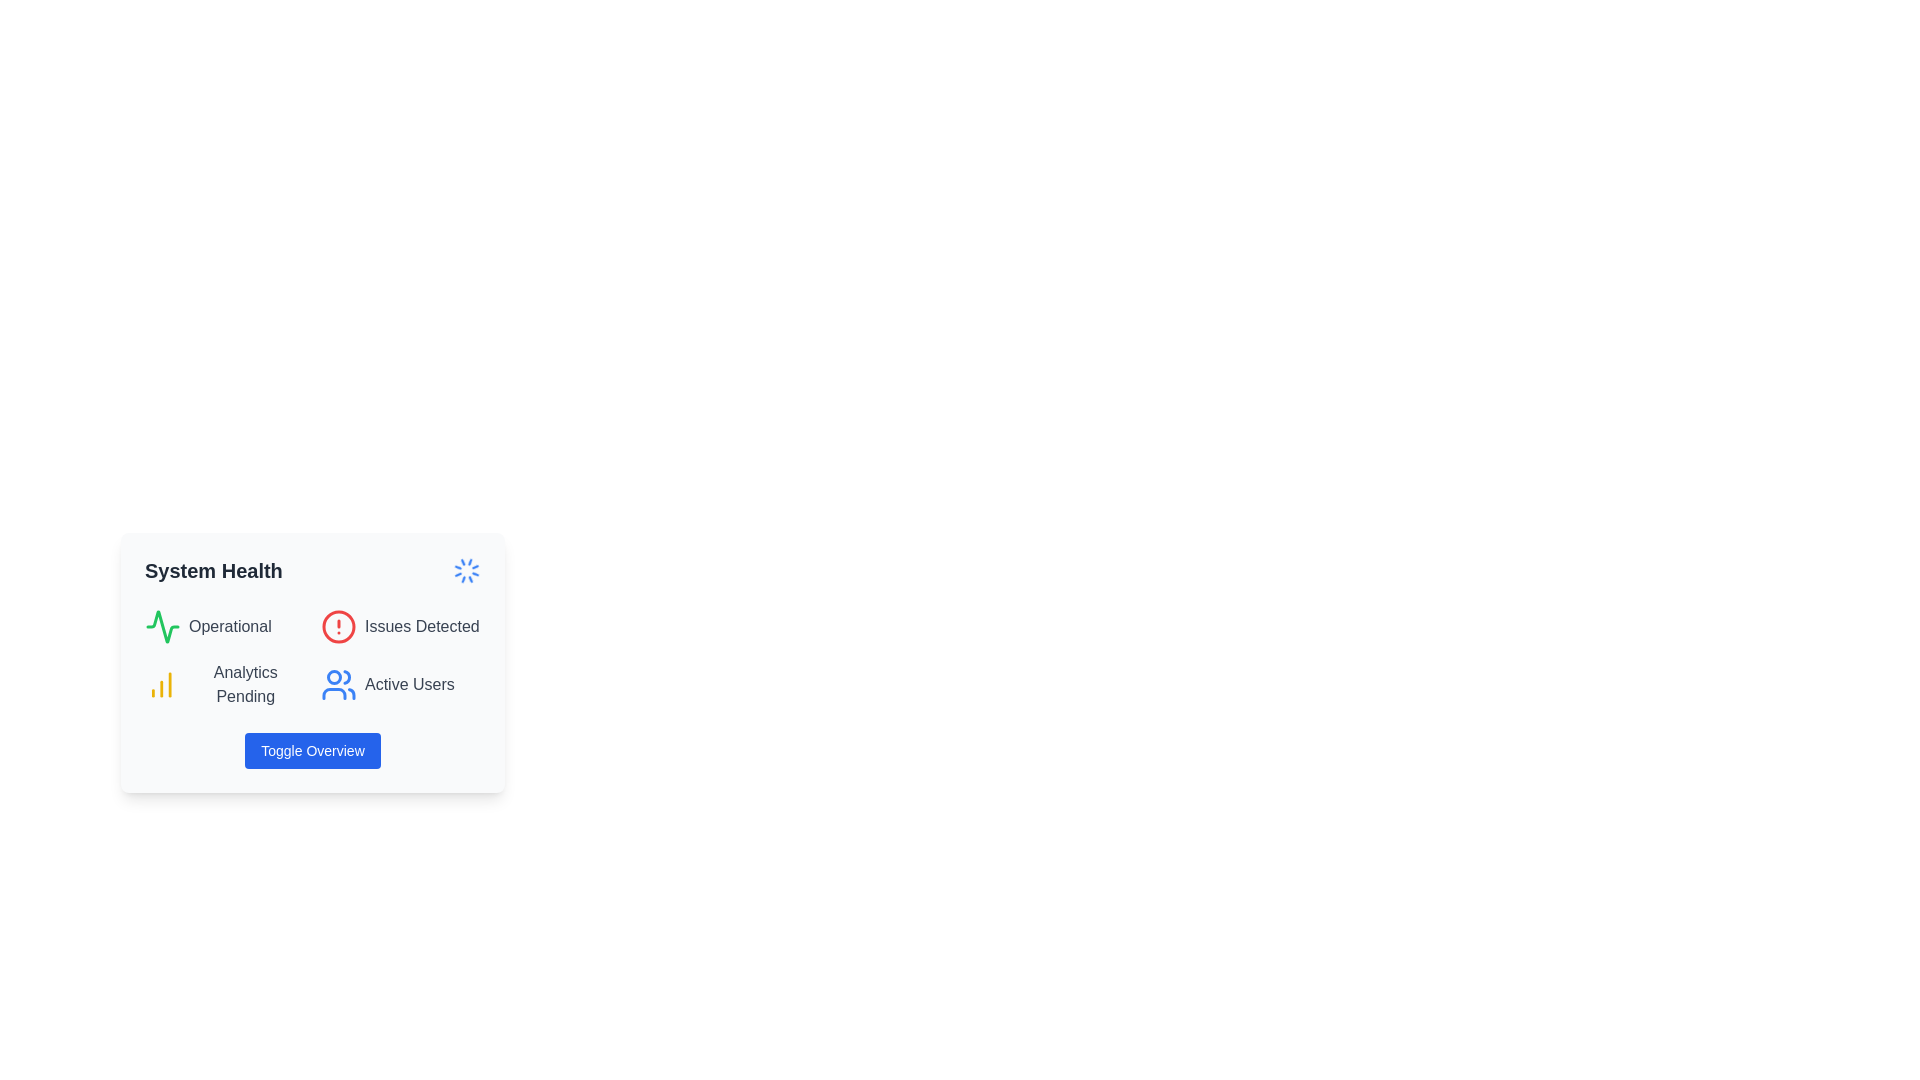 The width and height of the screenshot is (1920, 1080). Describe the element at coordinates (339, 684) in the screenshot. I see `the blue group of people icon located in the bottom-right corner of the 'Active Users' section on the 'System Health' card` at that location.